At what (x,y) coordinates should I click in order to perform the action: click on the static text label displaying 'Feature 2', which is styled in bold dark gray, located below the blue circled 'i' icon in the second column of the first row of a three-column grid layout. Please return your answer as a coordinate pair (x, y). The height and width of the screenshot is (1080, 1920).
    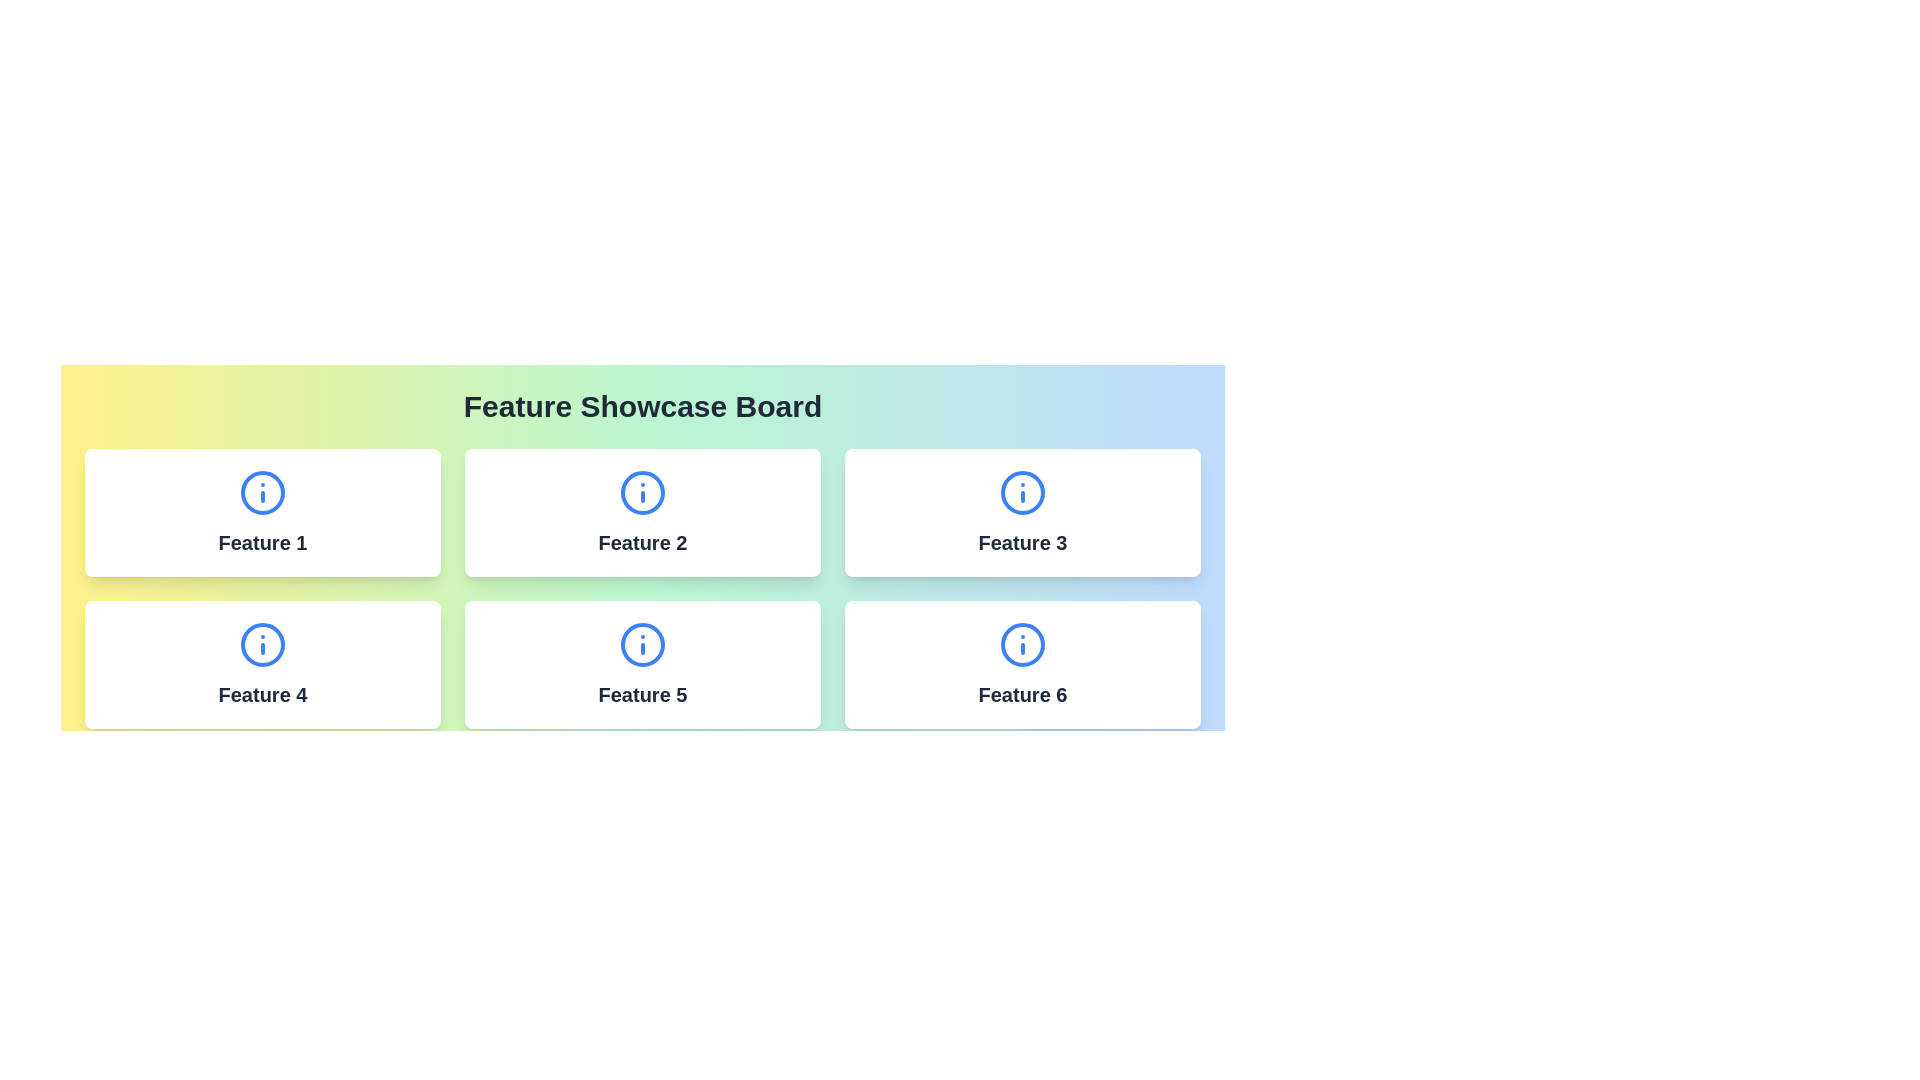
    Looking at the image, I should click on (643, 543).